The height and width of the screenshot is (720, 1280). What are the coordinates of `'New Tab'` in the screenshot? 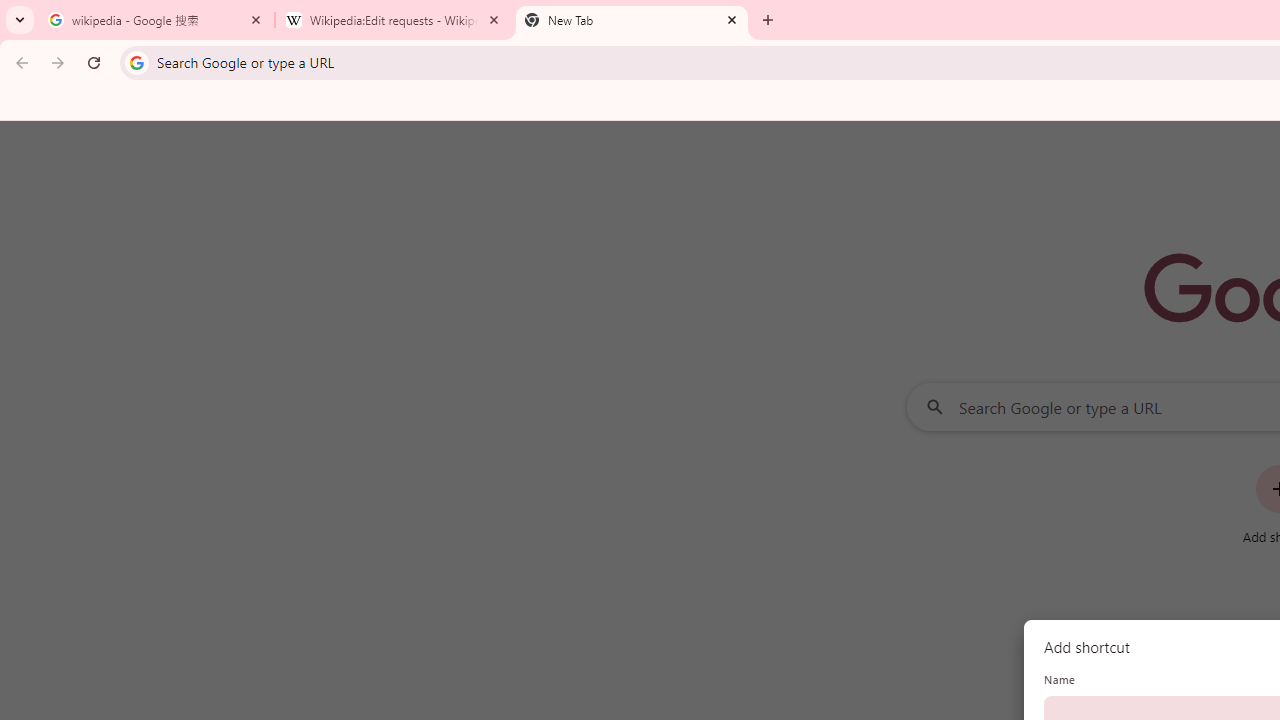 It's located at (631, 20).